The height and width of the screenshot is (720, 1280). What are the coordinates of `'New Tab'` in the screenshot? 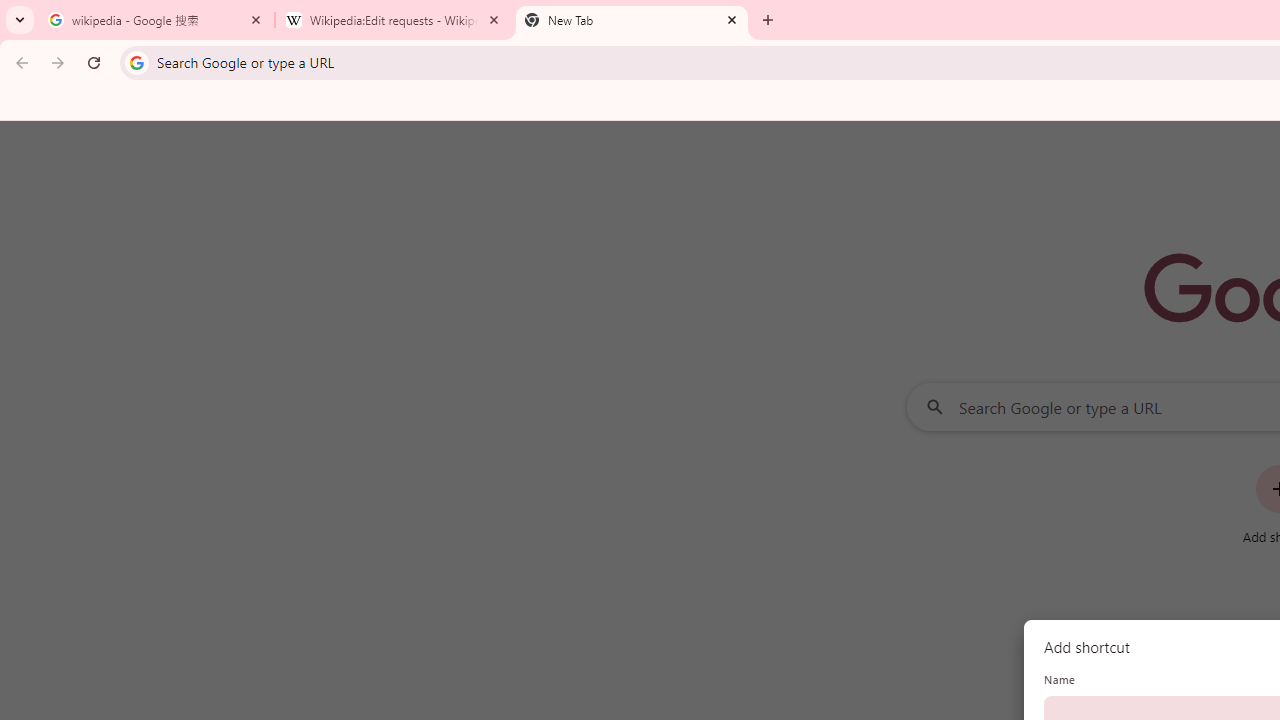 It's located at (631, 20).